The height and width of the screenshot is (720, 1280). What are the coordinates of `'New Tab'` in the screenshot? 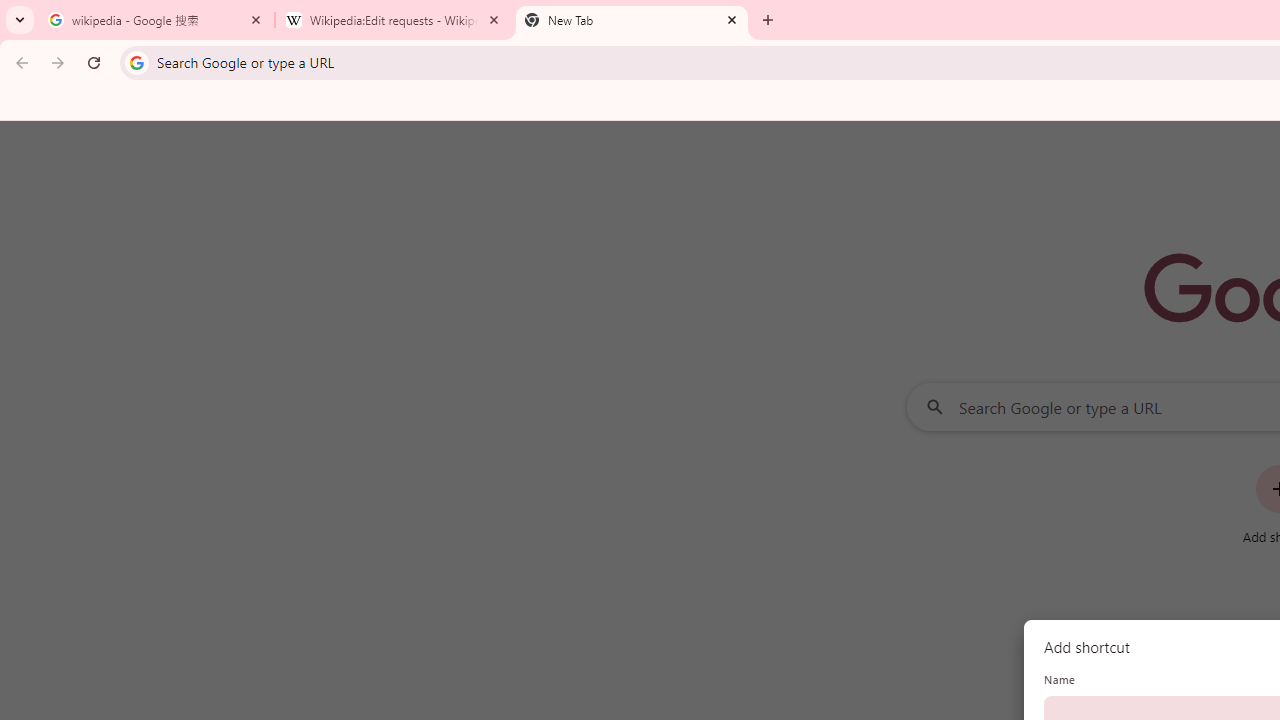 It's located at (631, 20).